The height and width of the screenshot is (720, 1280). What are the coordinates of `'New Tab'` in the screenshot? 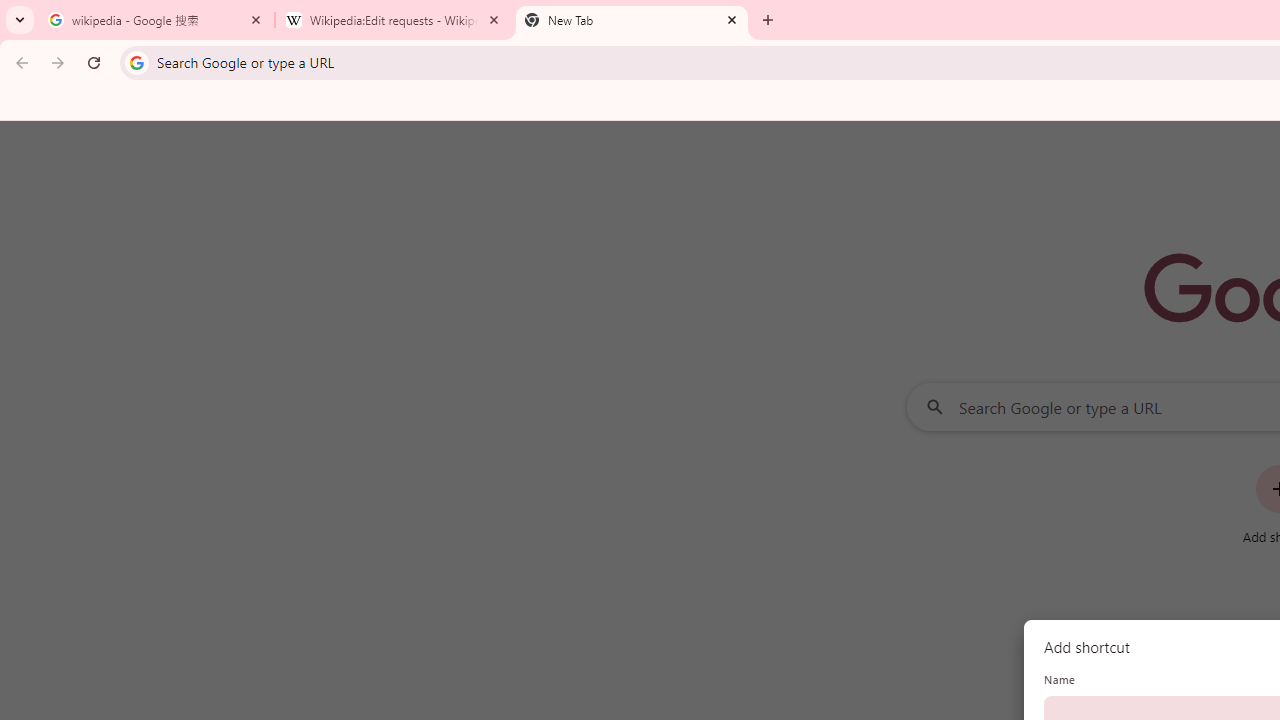 It's located at (631, 20).